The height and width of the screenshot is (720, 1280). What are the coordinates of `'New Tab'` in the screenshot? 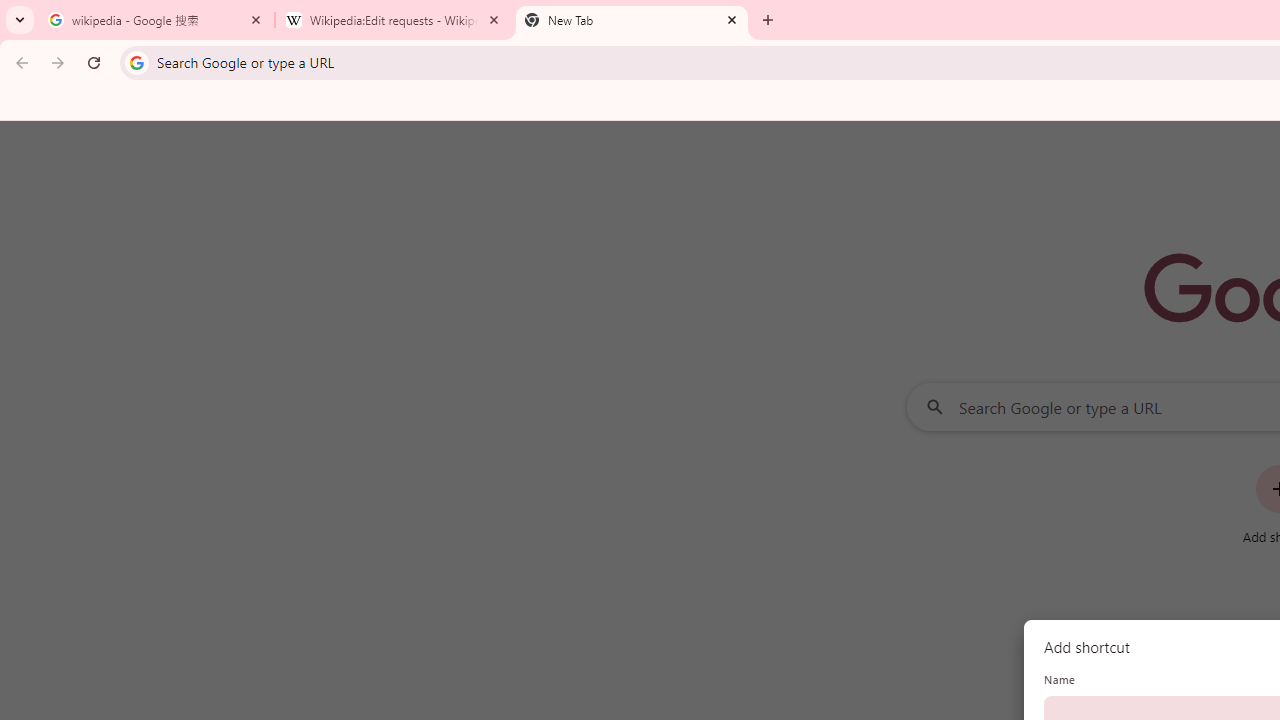 It's located at (631, 20).